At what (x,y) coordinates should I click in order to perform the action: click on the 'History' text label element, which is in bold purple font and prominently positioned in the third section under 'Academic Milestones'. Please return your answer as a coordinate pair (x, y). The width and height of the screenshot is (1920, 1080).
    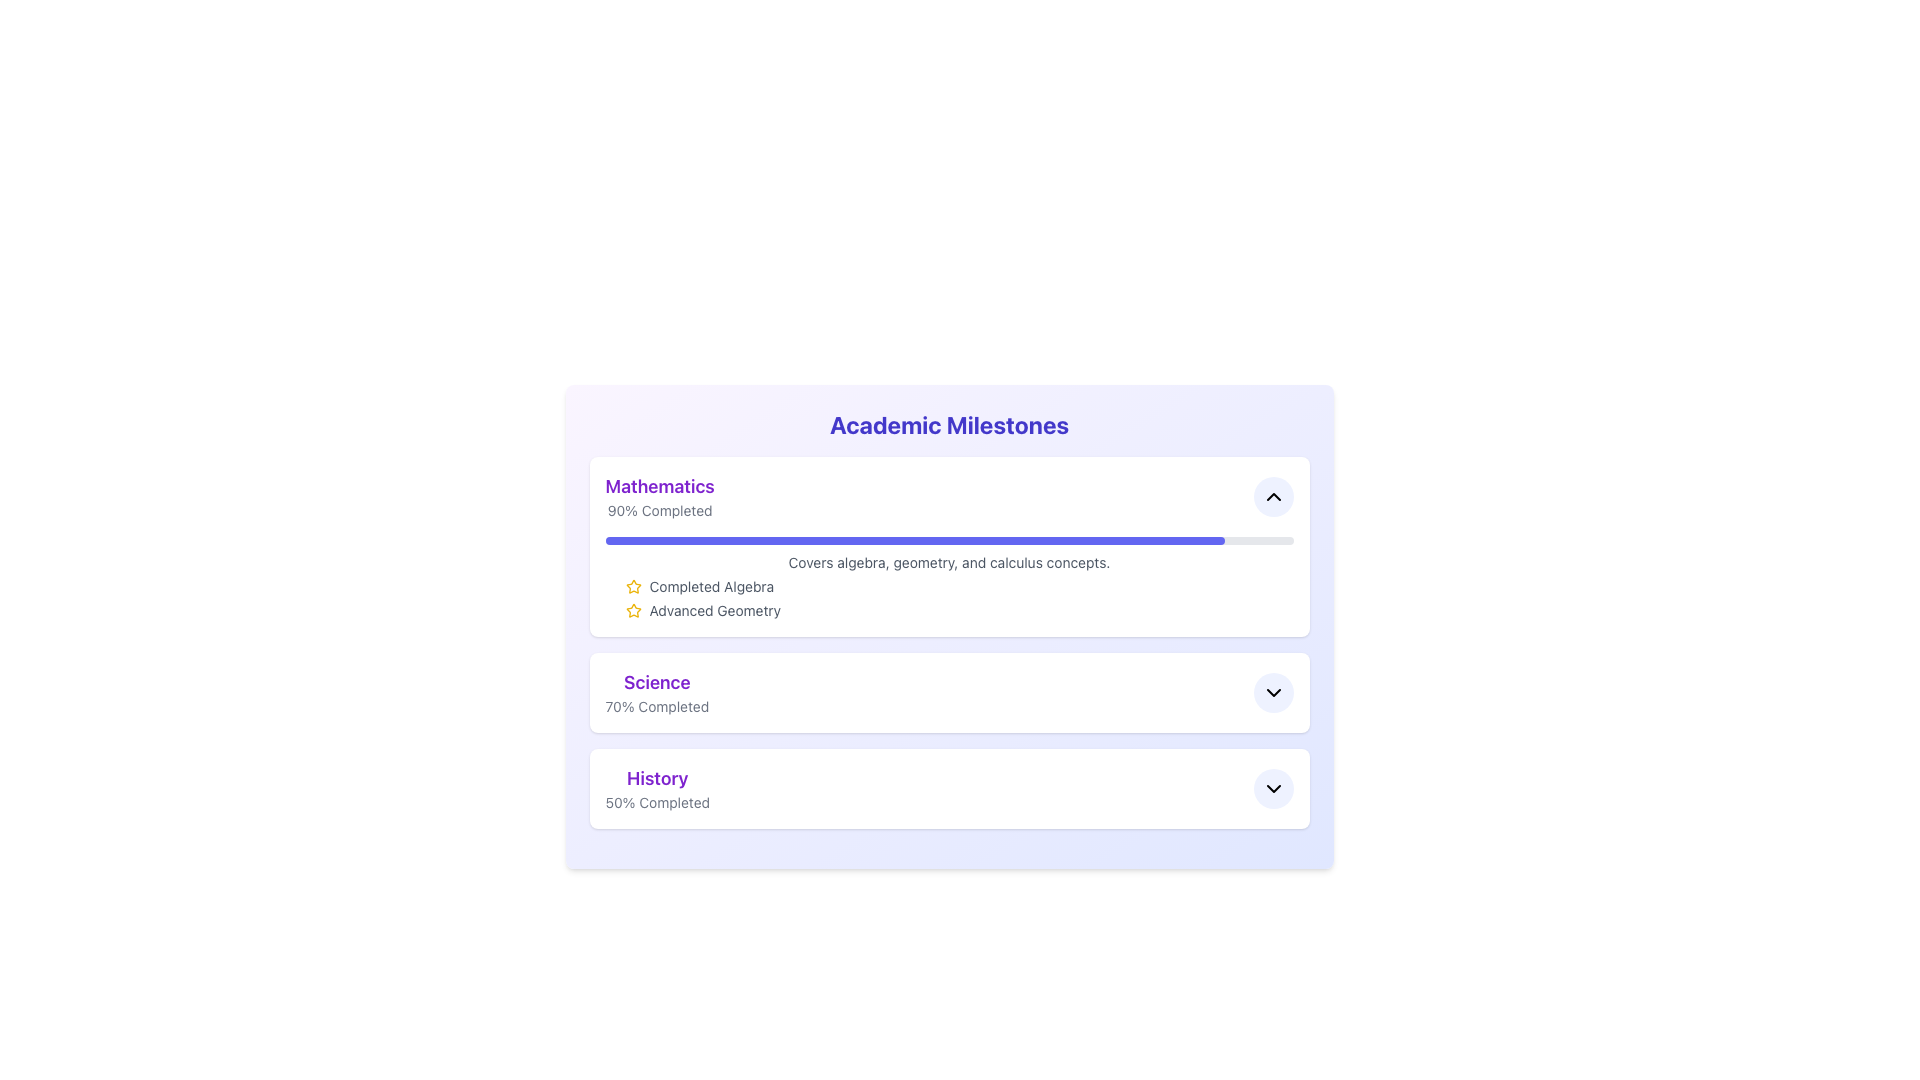
    Looking at the image, I should click on (657, 778).